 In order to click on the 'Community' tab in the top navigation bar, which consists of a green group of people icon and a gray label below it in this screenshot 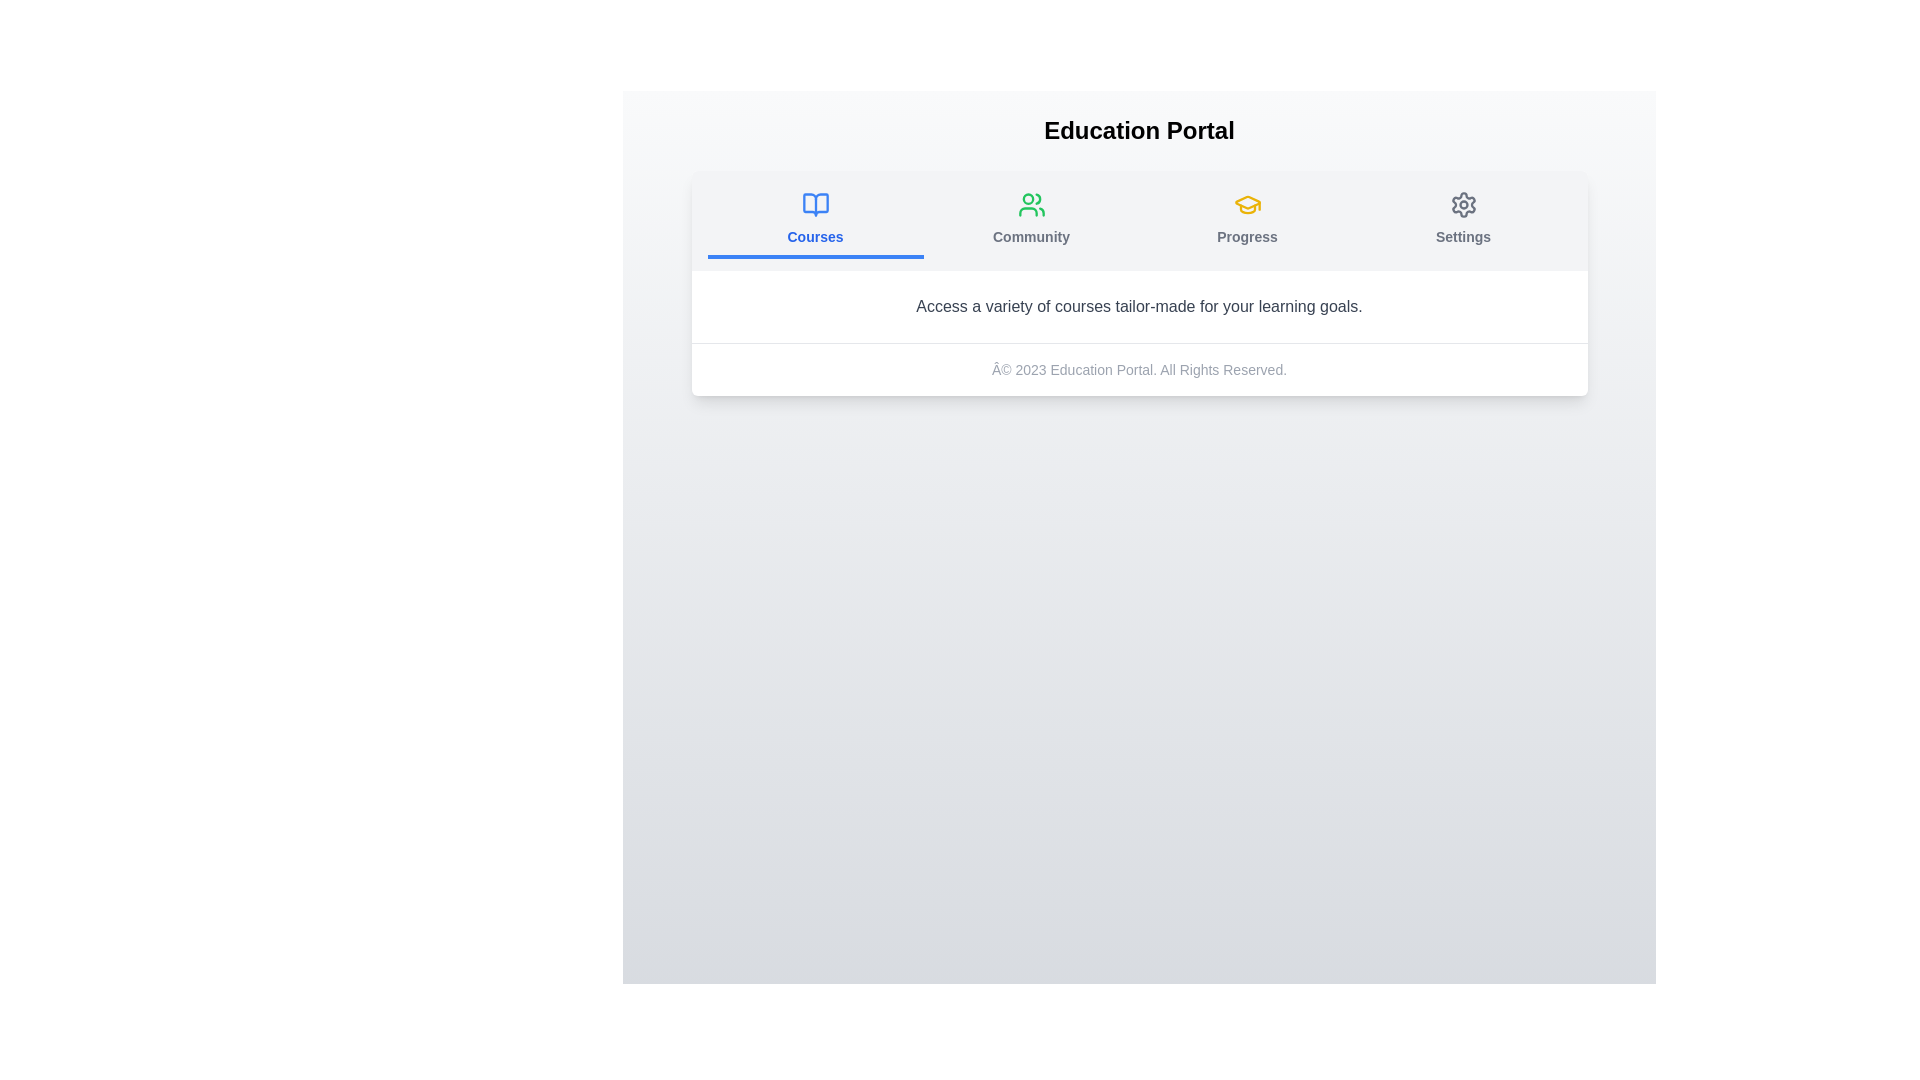, I will do `click(1031, 219)`.